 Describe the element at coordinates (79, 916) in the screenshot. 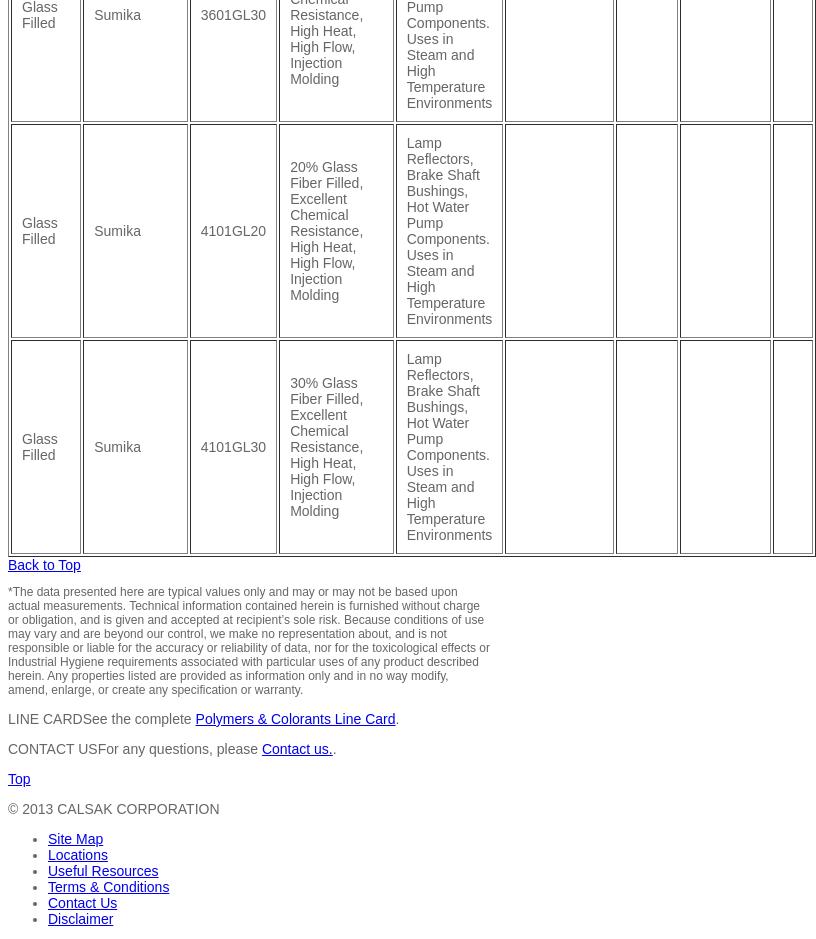

I see `'Disclaimer'` at that location.